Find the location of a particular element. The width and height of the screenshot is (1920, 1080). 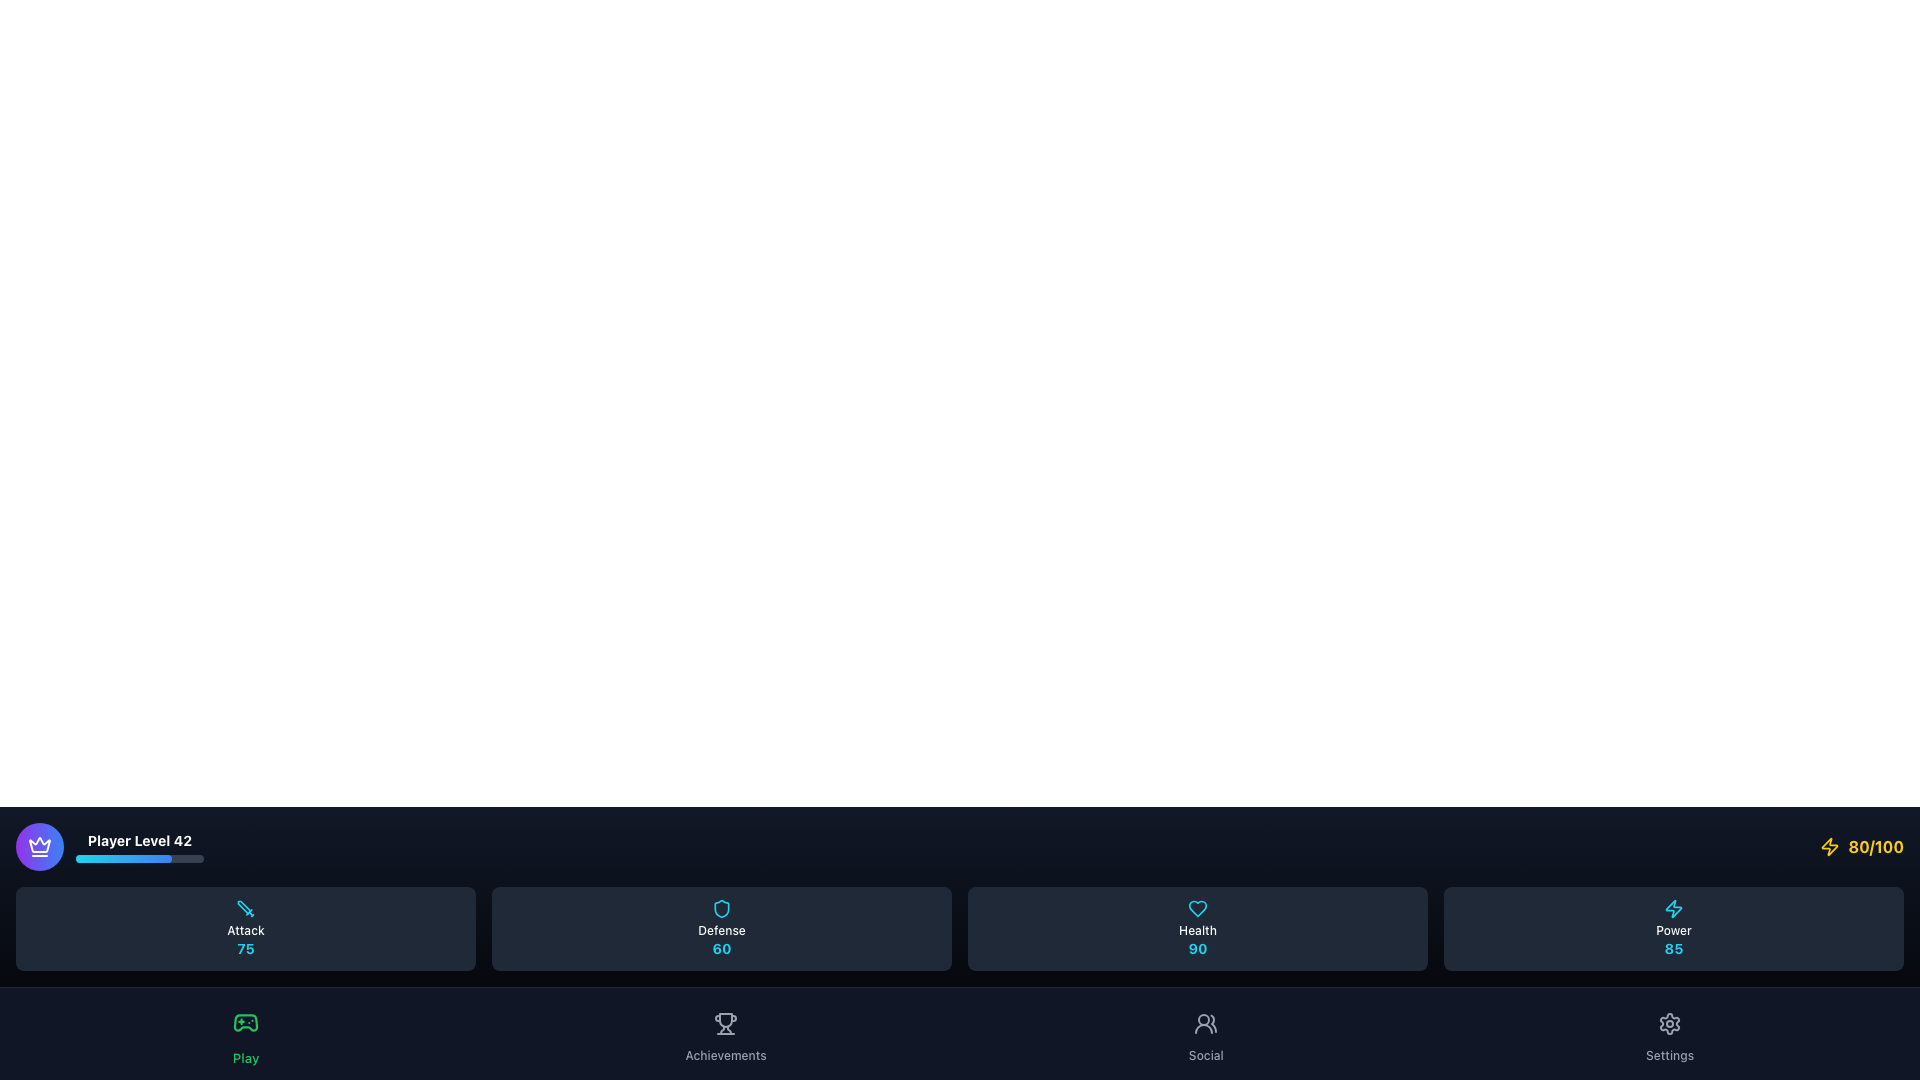

the text displaying the number '85' in cyan blue, which is styled in a bold font and located within a dark rectangular card labeled 'Power' at the bottom right of the card is located at coordinates (1674, 947).